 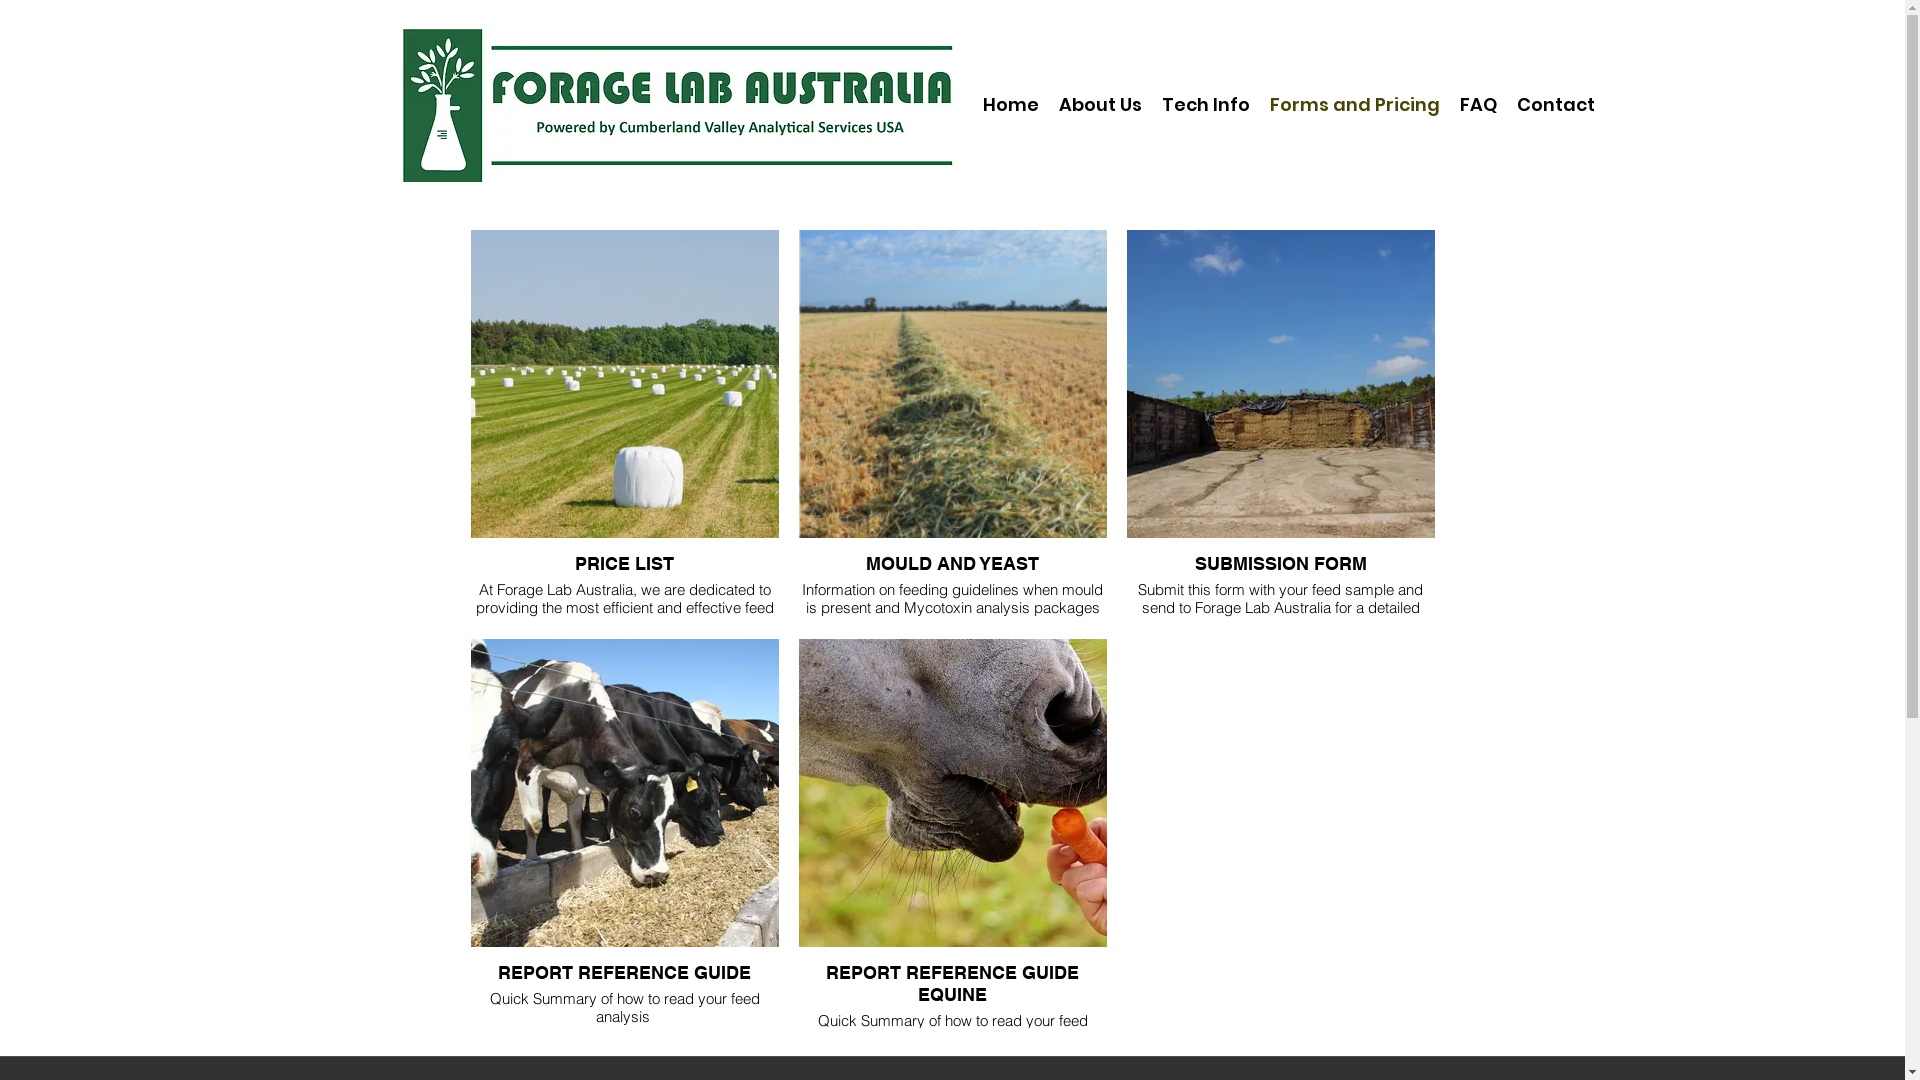 I want to click on 'FAQ', so click(x=1478, y=104).